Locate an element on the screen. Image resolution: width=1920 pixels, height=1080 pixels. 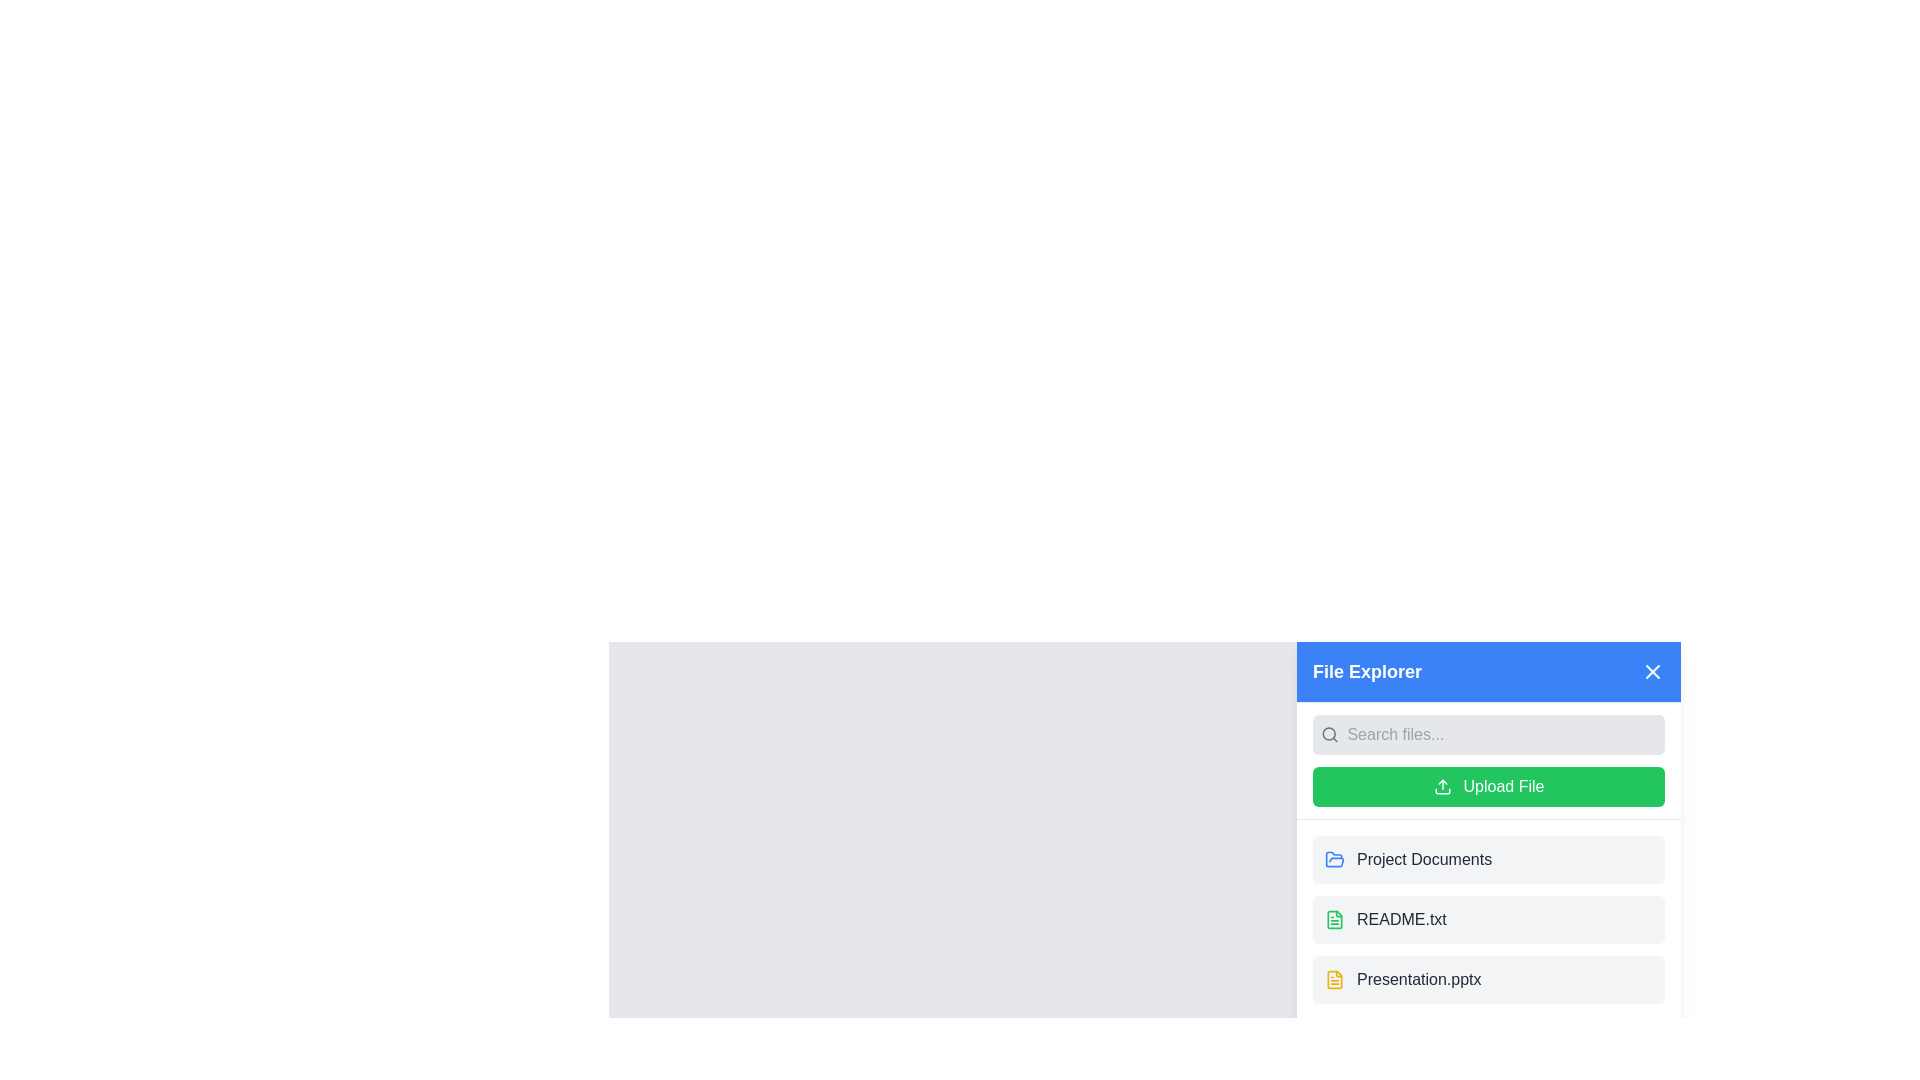
the list item representing the file 'README.txt' is located at coordinates (1488, 920).